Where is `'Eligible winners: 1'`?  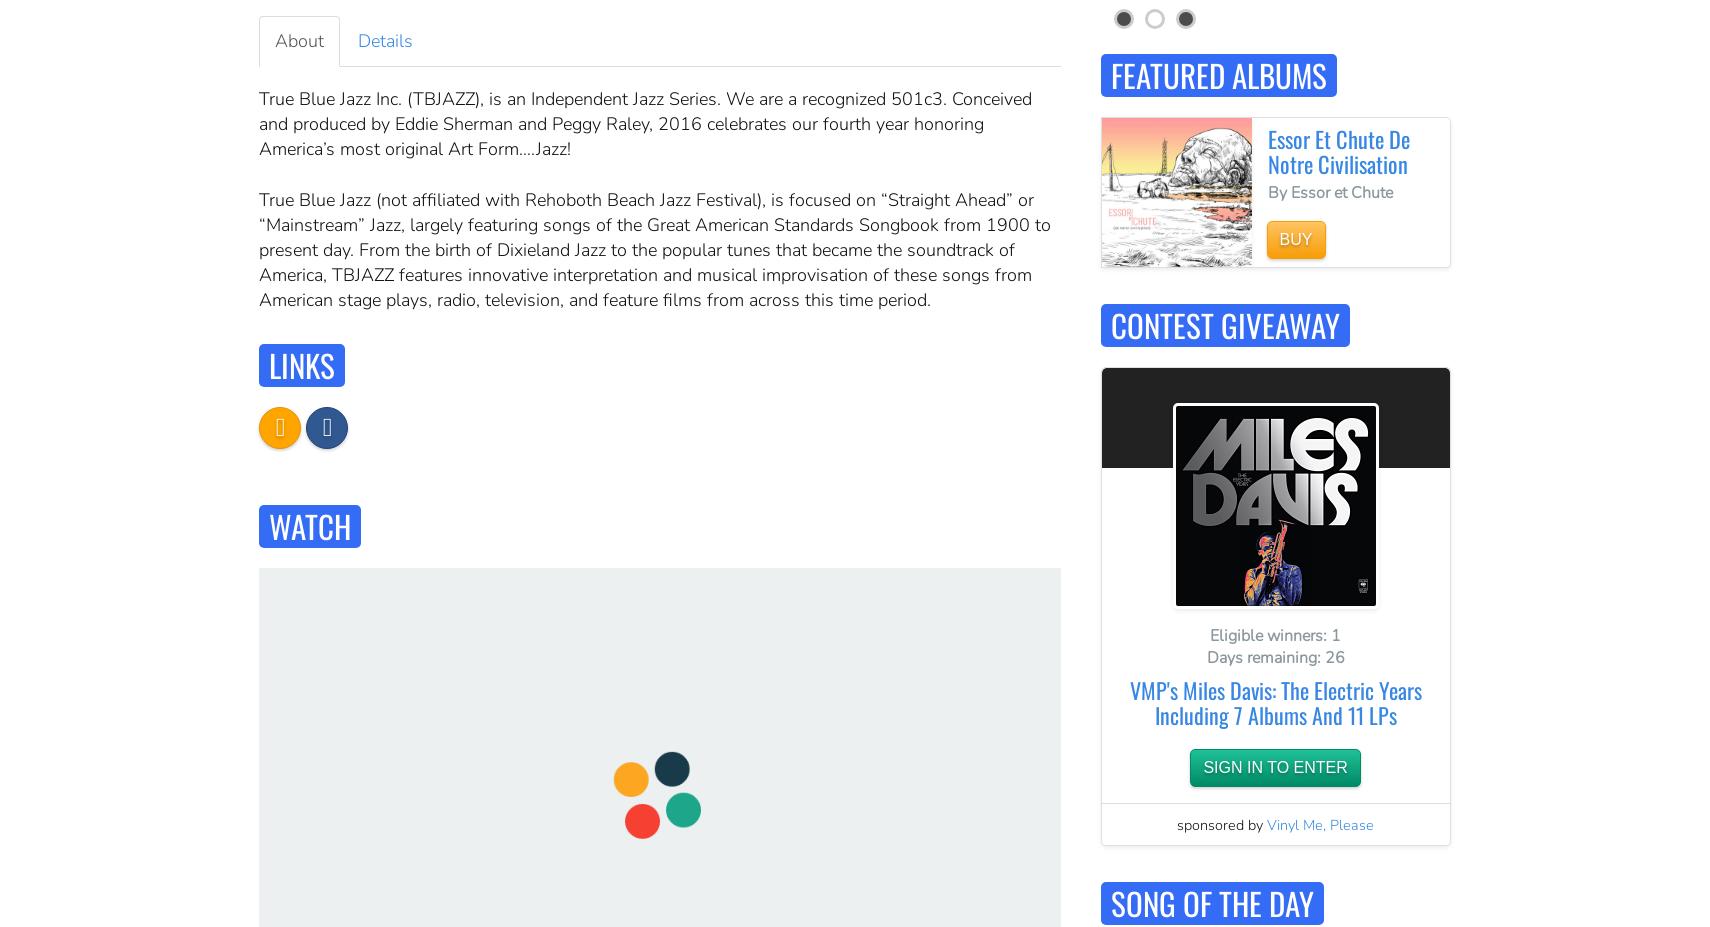
'Eligible winners: 1' is located at coordinates (1208, 633).